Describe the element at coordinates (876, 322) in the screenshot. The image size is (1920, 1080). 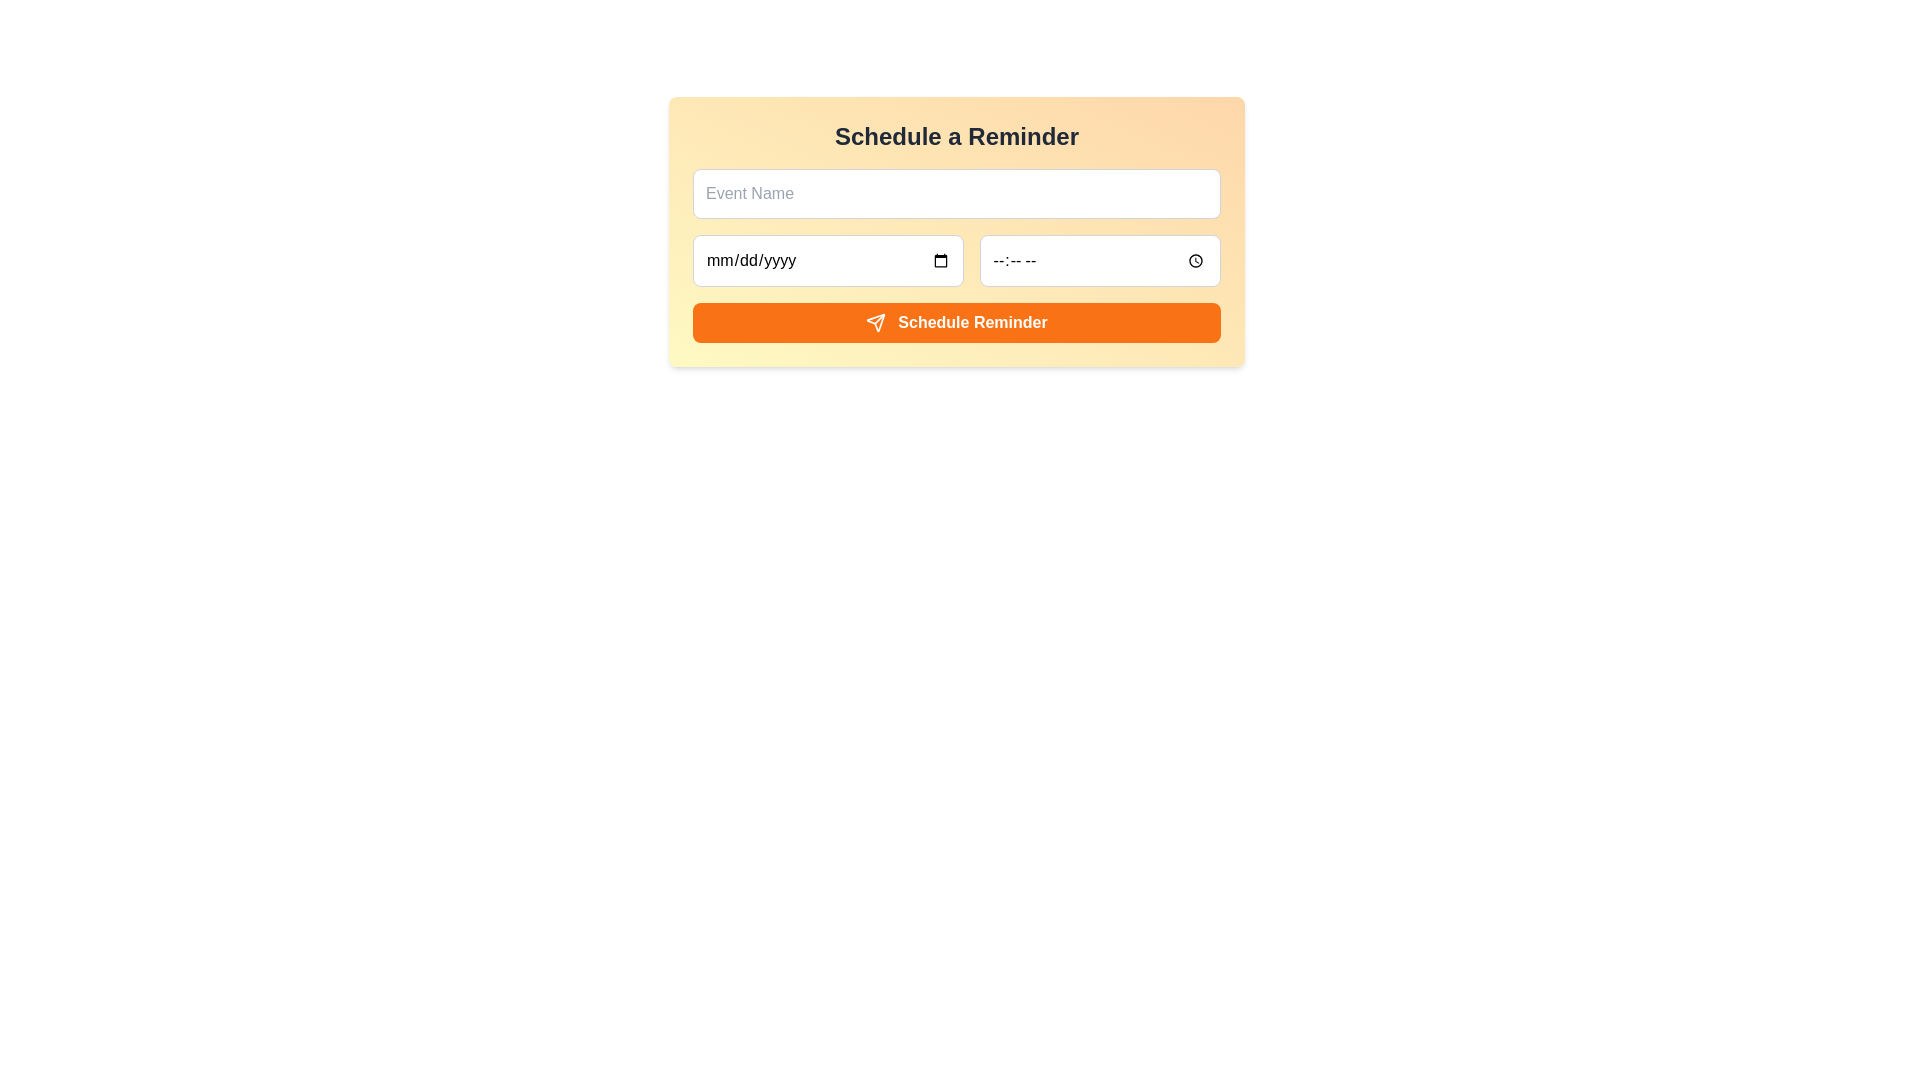
I see `the icon indicating the action of submitting or sending the reminder schedule located within the 'Schedule Reminder' button at the bottom of the form` at that location.